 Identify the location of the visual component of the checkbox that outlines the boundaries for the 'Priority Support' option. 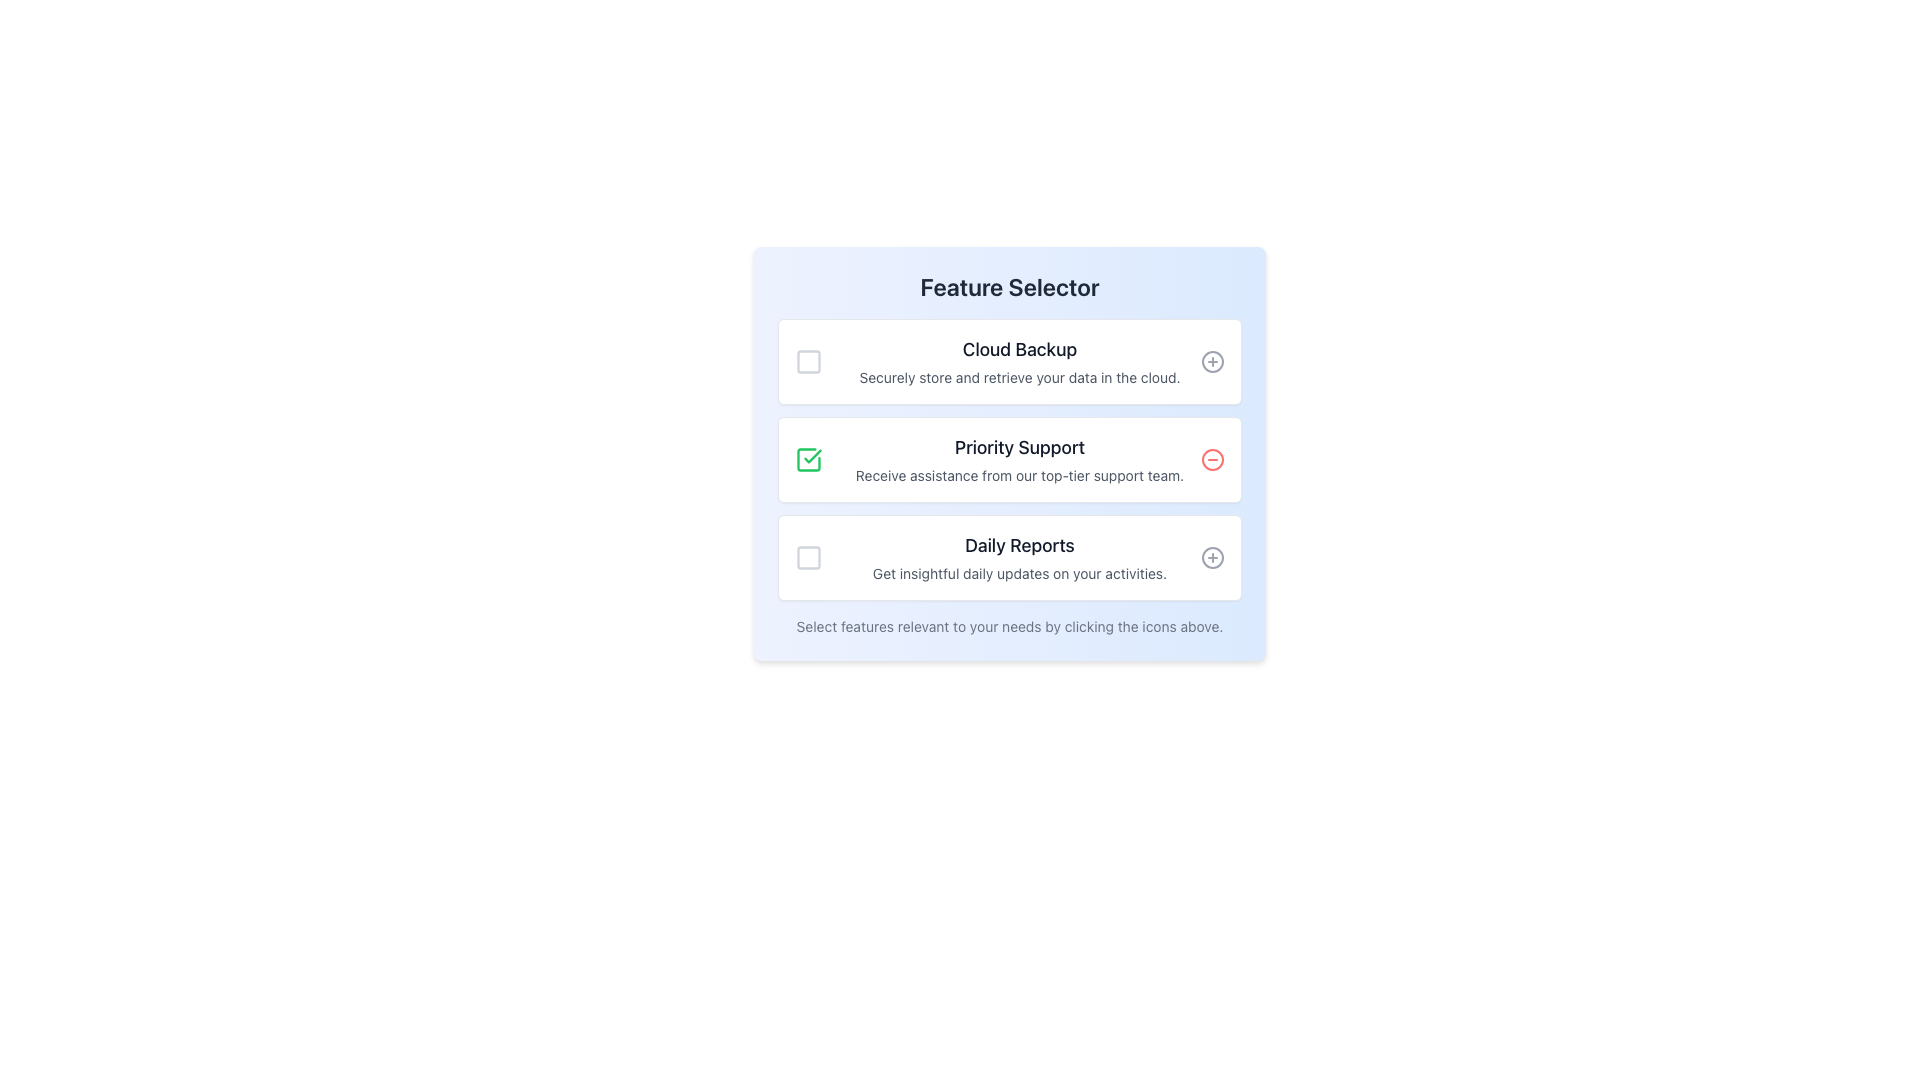
(809, 459).